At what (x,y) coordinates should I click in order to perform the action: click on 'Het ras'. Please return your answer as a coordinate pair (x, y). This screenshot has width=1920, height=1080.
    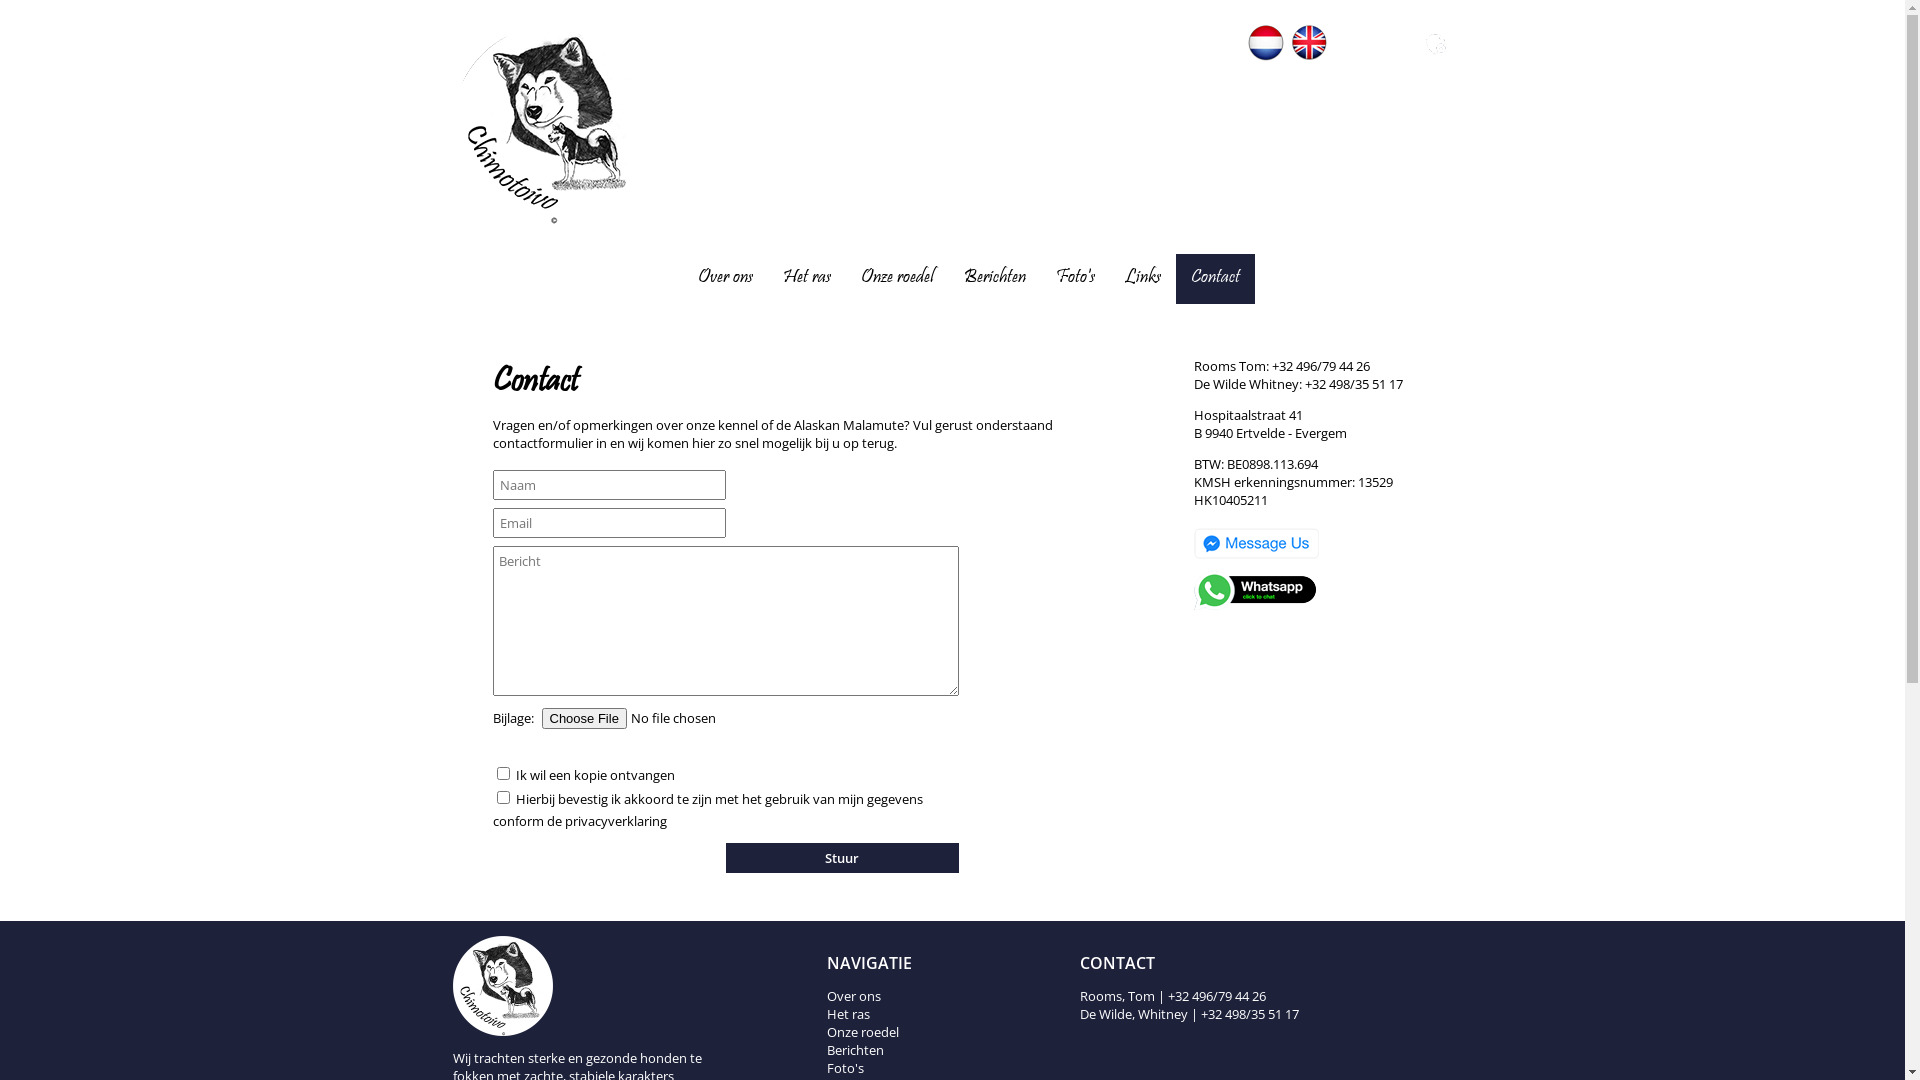
    Looking at the image, I should click on (848, 1014).